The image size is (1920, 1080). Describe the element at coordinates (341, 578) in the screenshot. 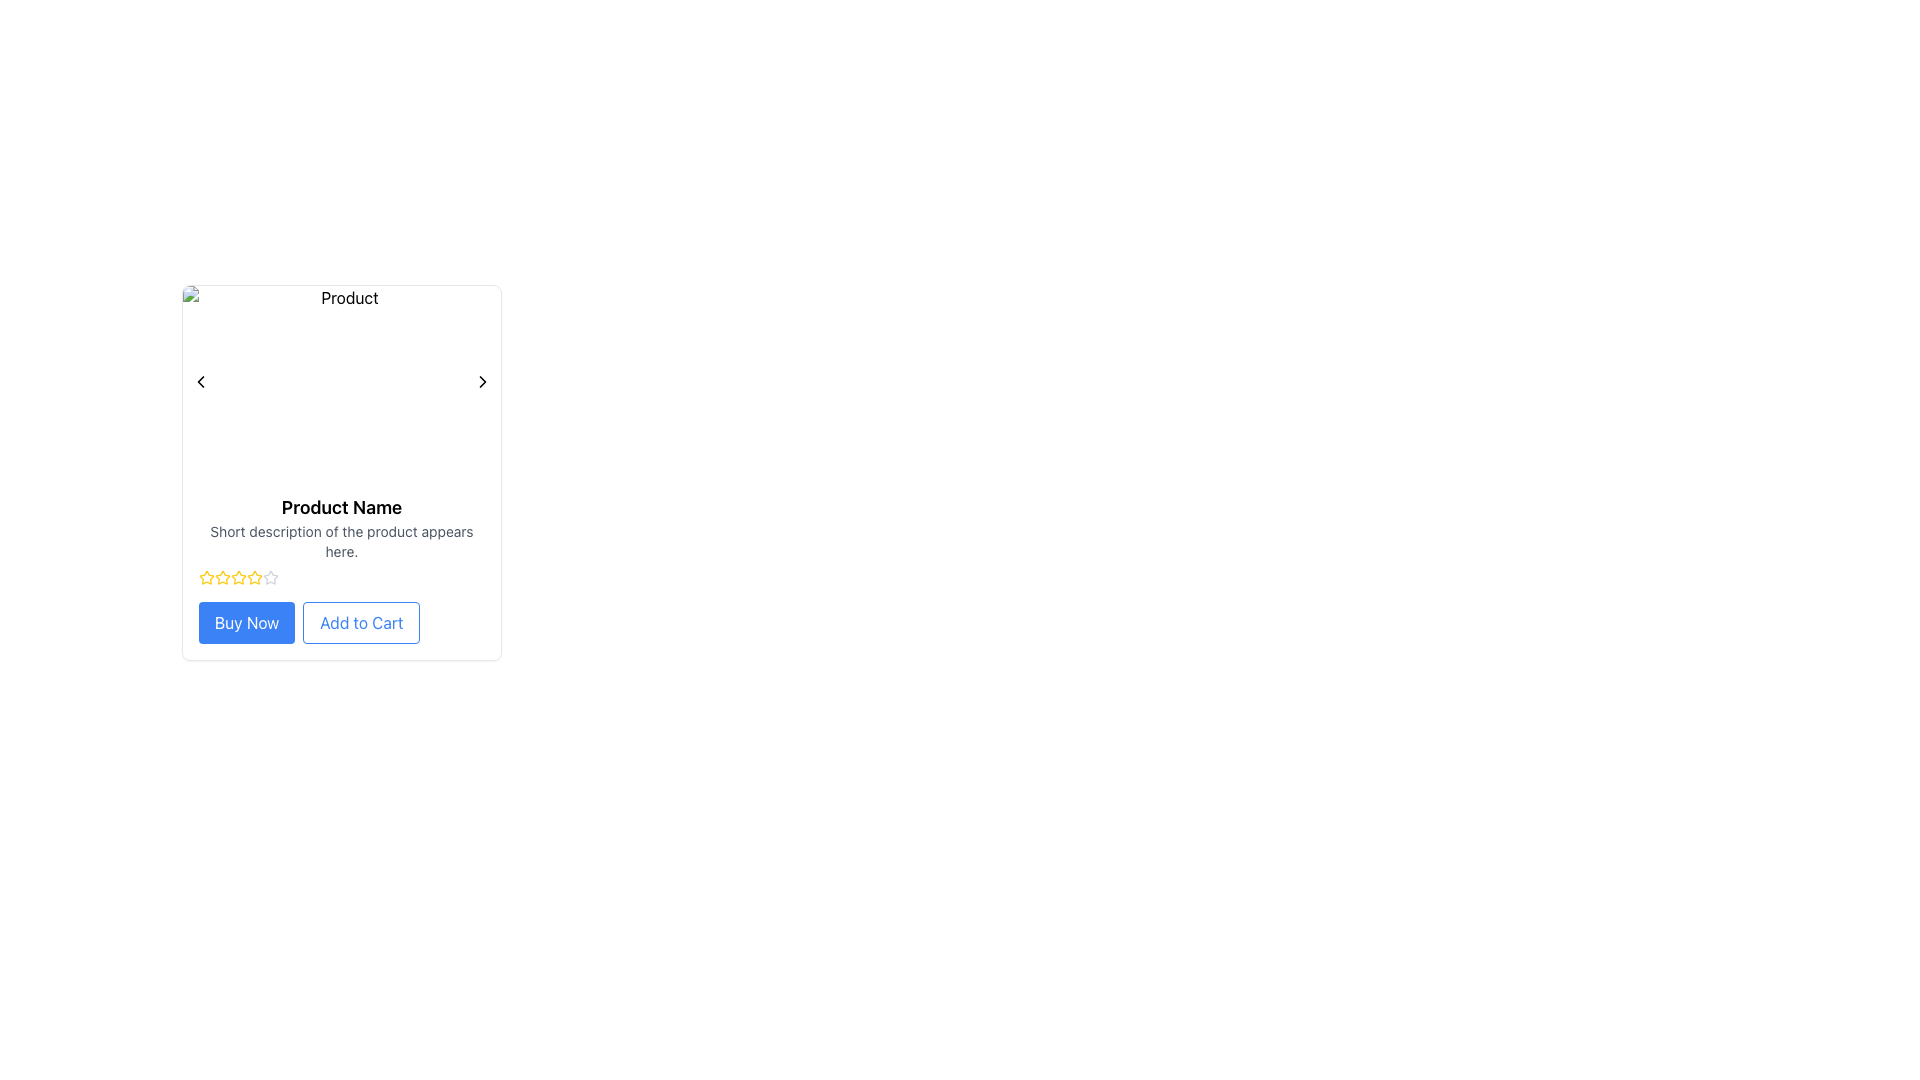

I see `the Rating Indicator, which visually represents the product's rating with highlighted stars` at that location.